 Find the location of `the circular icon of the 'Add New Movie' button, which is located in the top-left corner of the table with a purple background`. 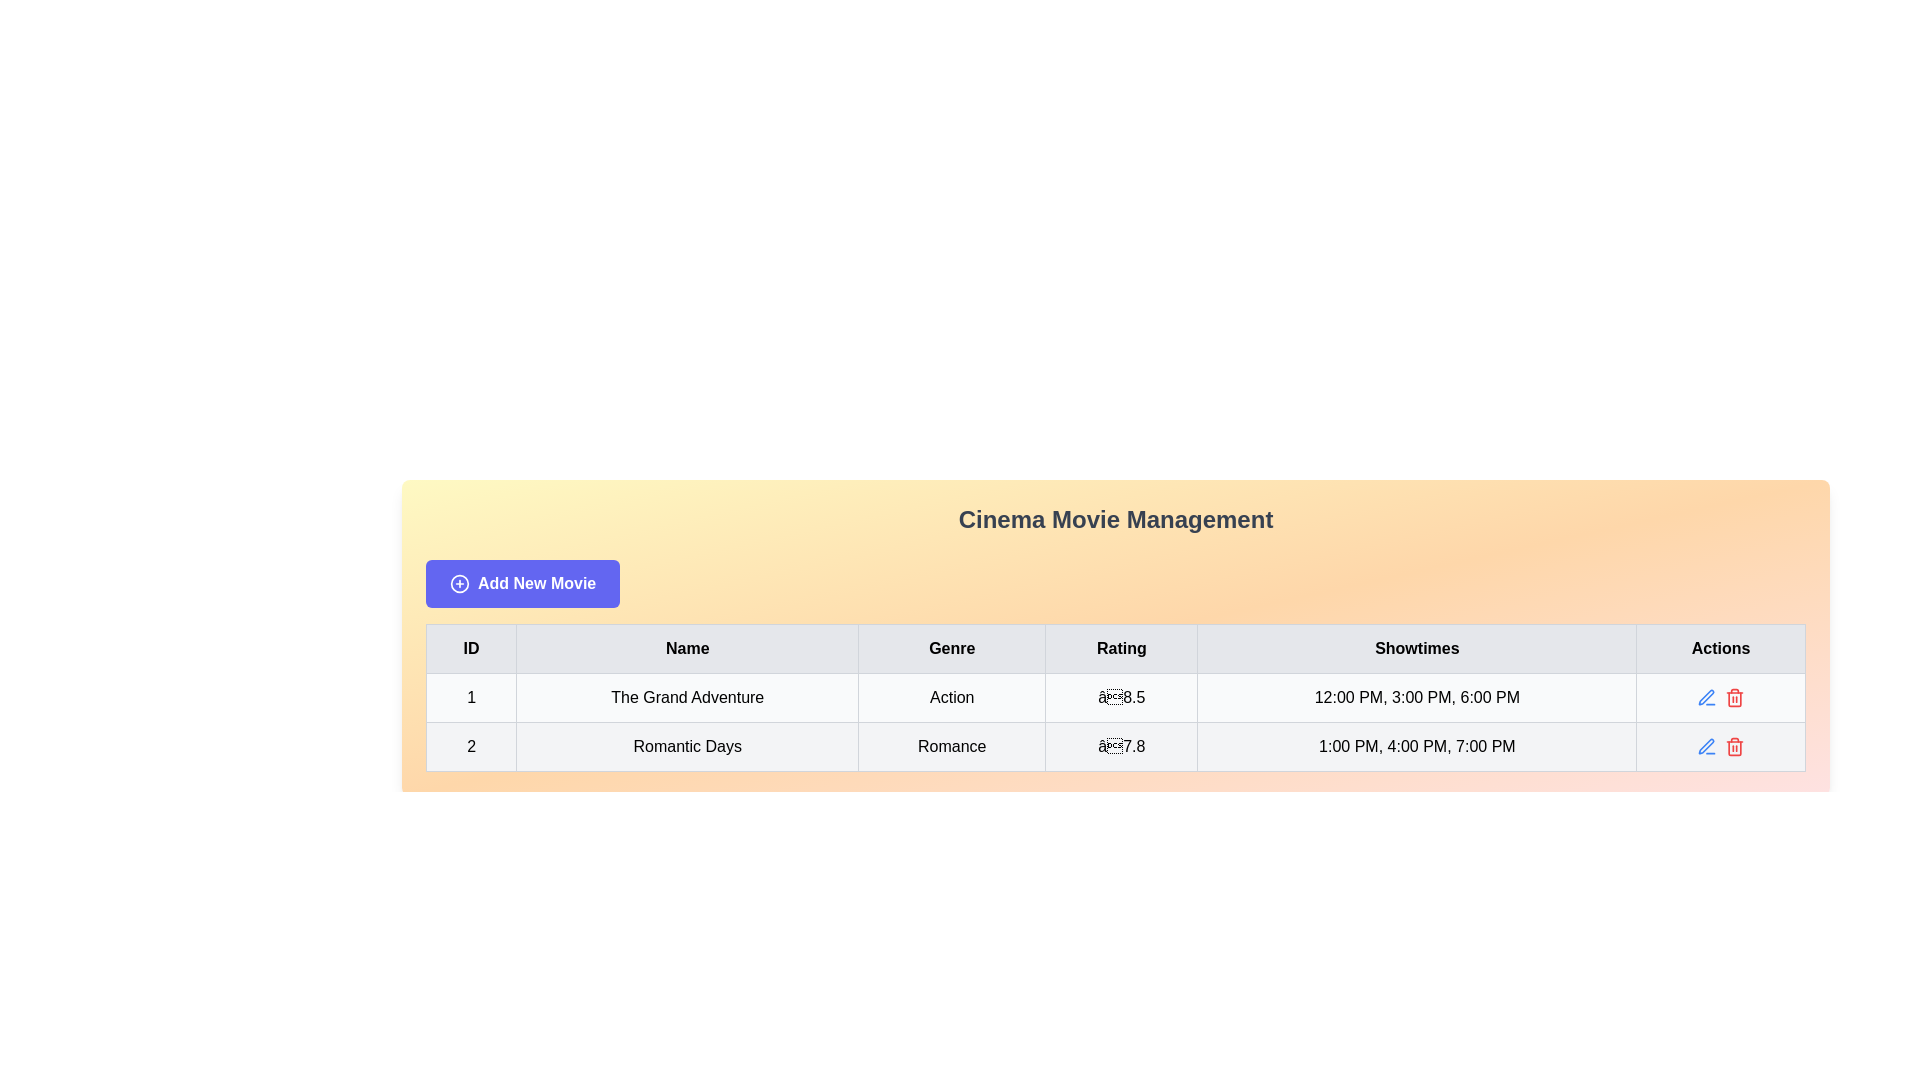

the circular icon of the 'Add New Movie' button, which is located in the top-left corner of the table with a purple background is located at coordinates (459, 583).